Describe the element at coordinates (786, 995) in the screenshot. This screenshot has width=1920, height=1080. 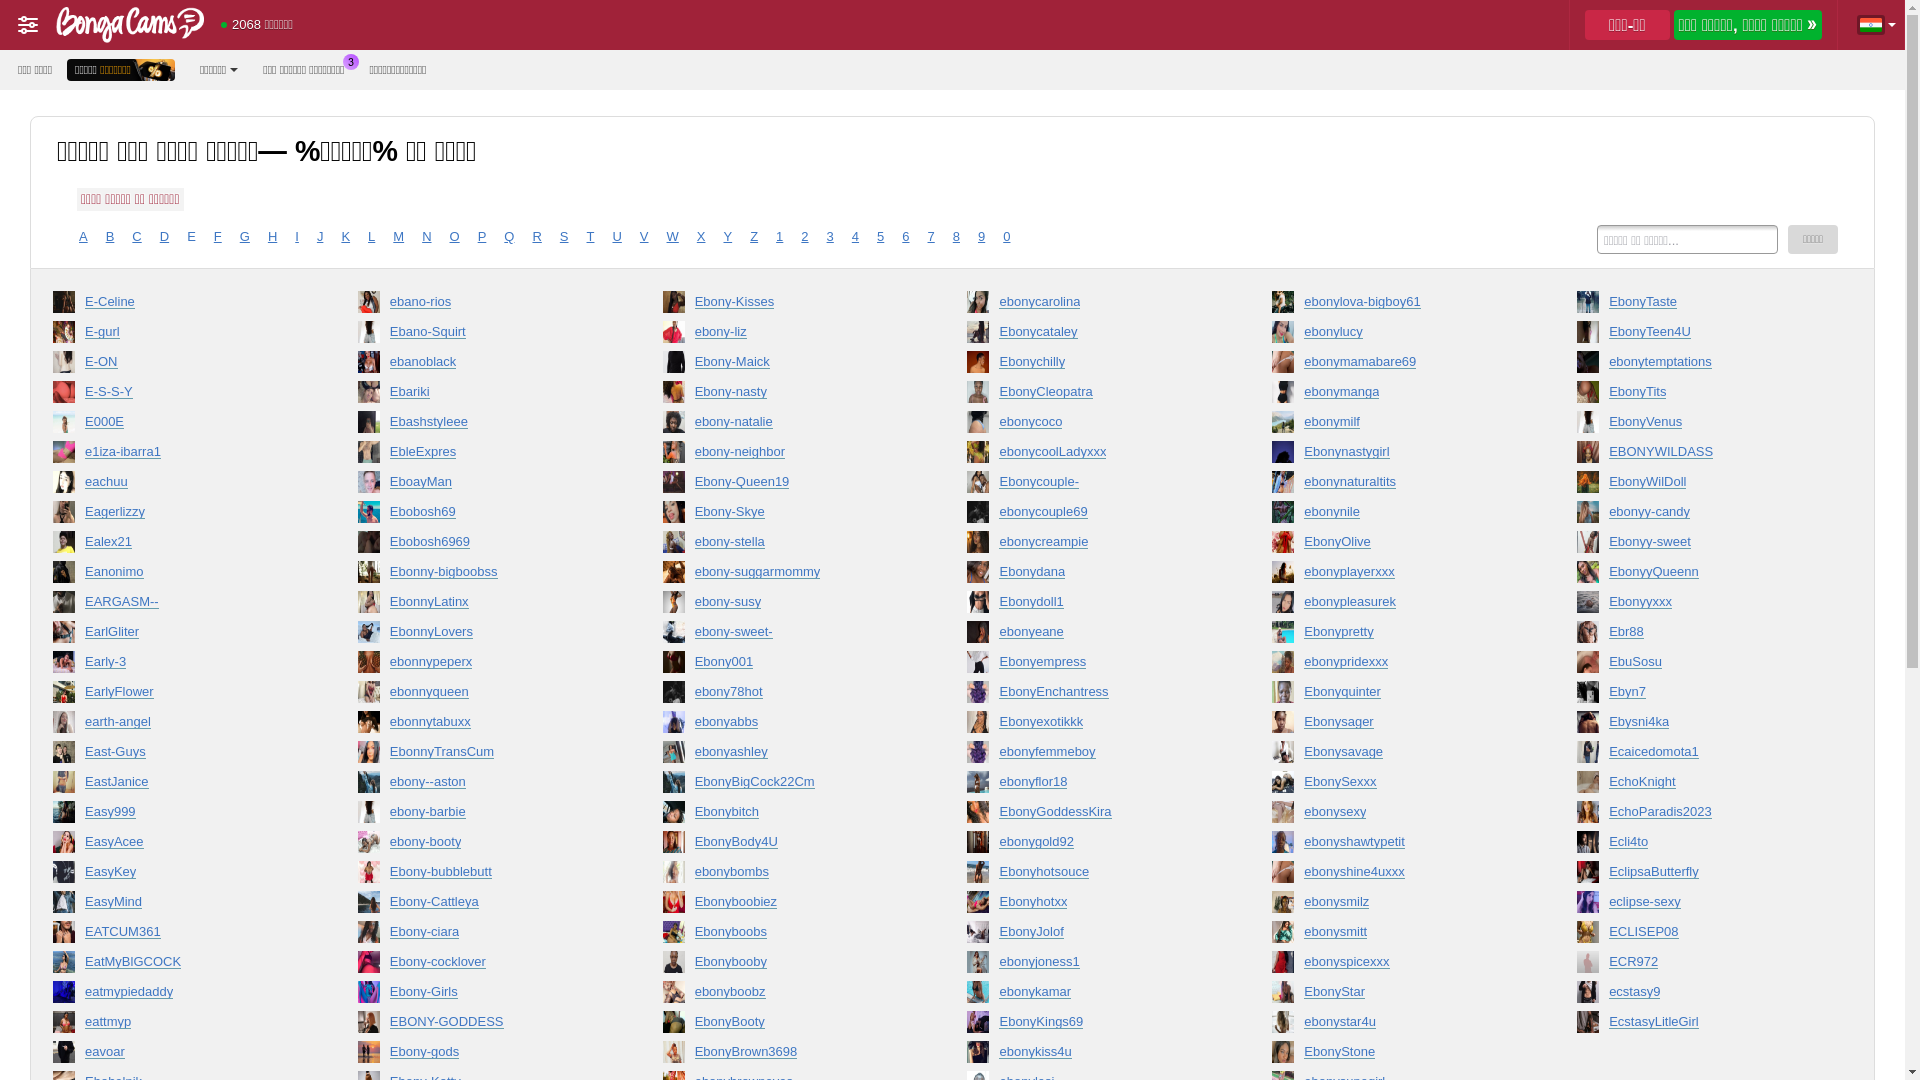
I see `'ebonyboobz'` at that location.